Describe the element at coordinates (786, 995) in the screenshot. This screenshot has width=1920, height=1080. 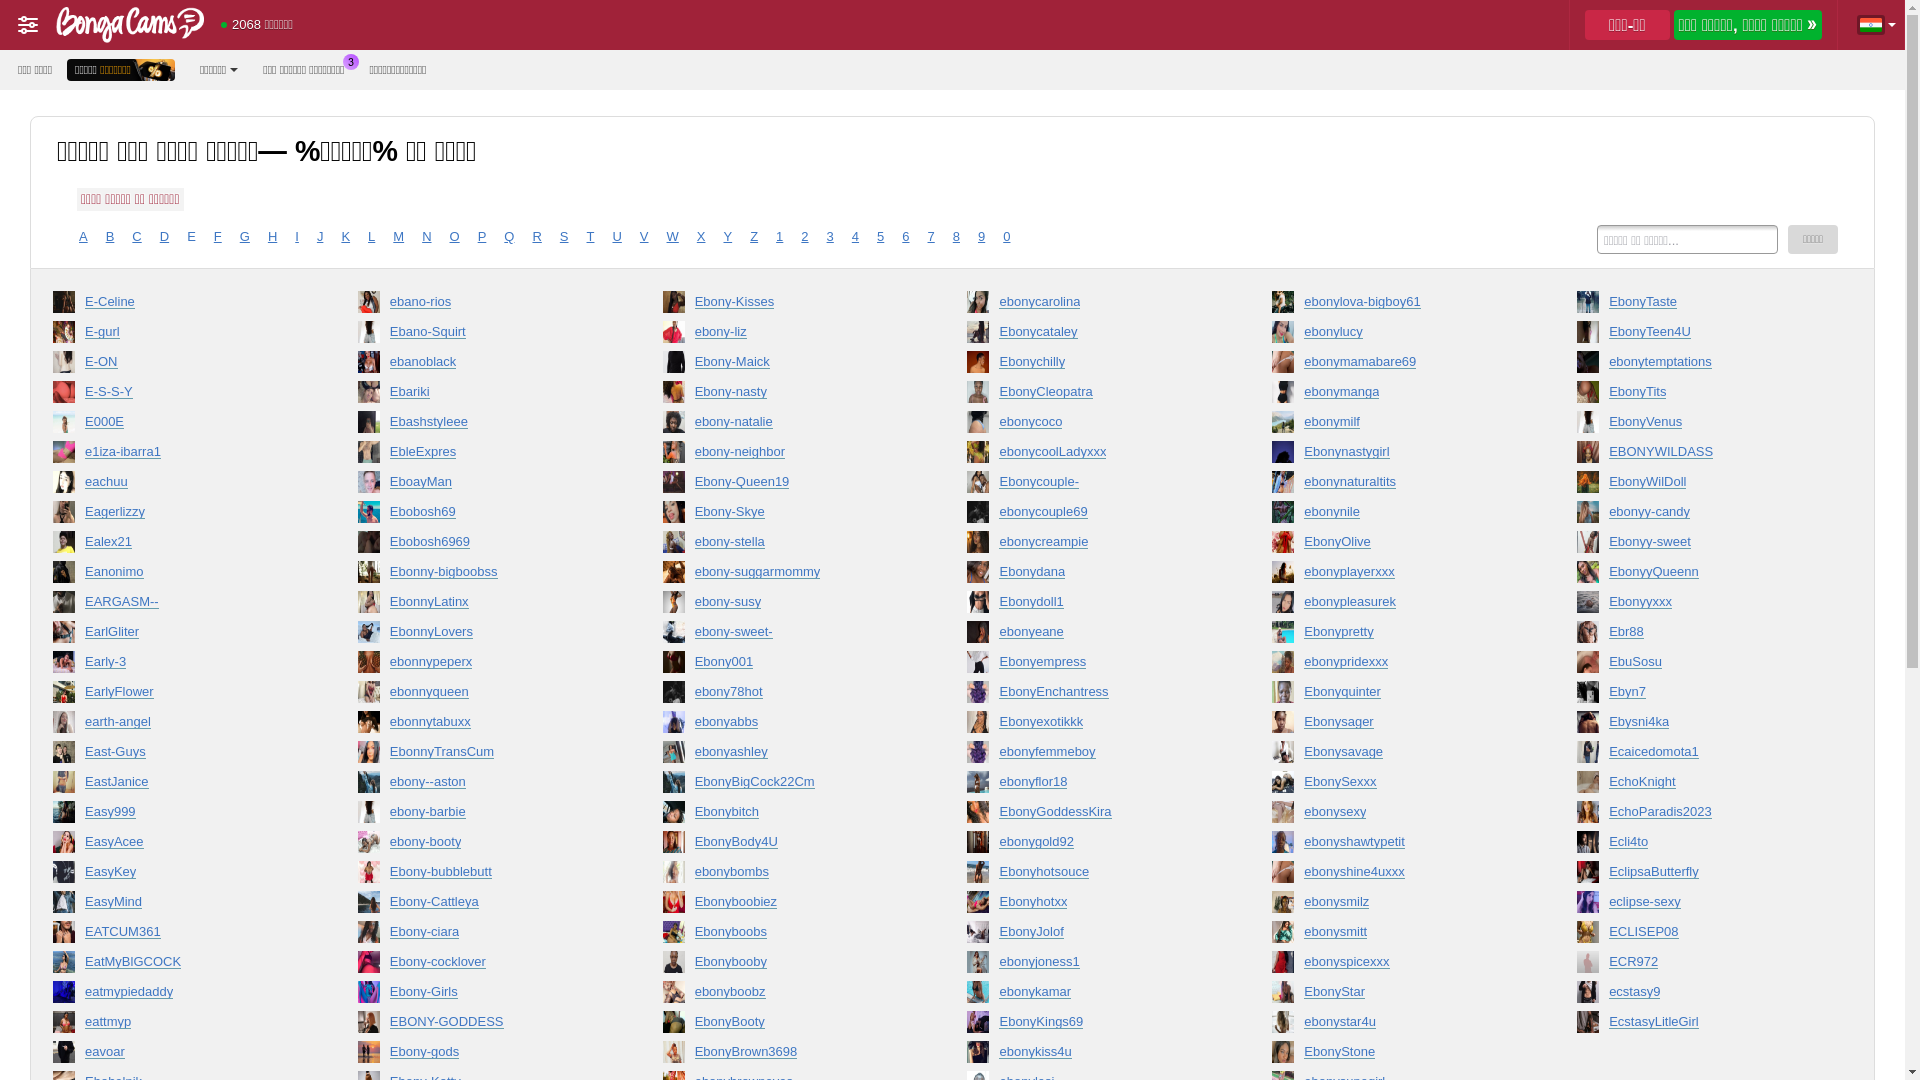
I see `'ebonyboobz'` at that location.